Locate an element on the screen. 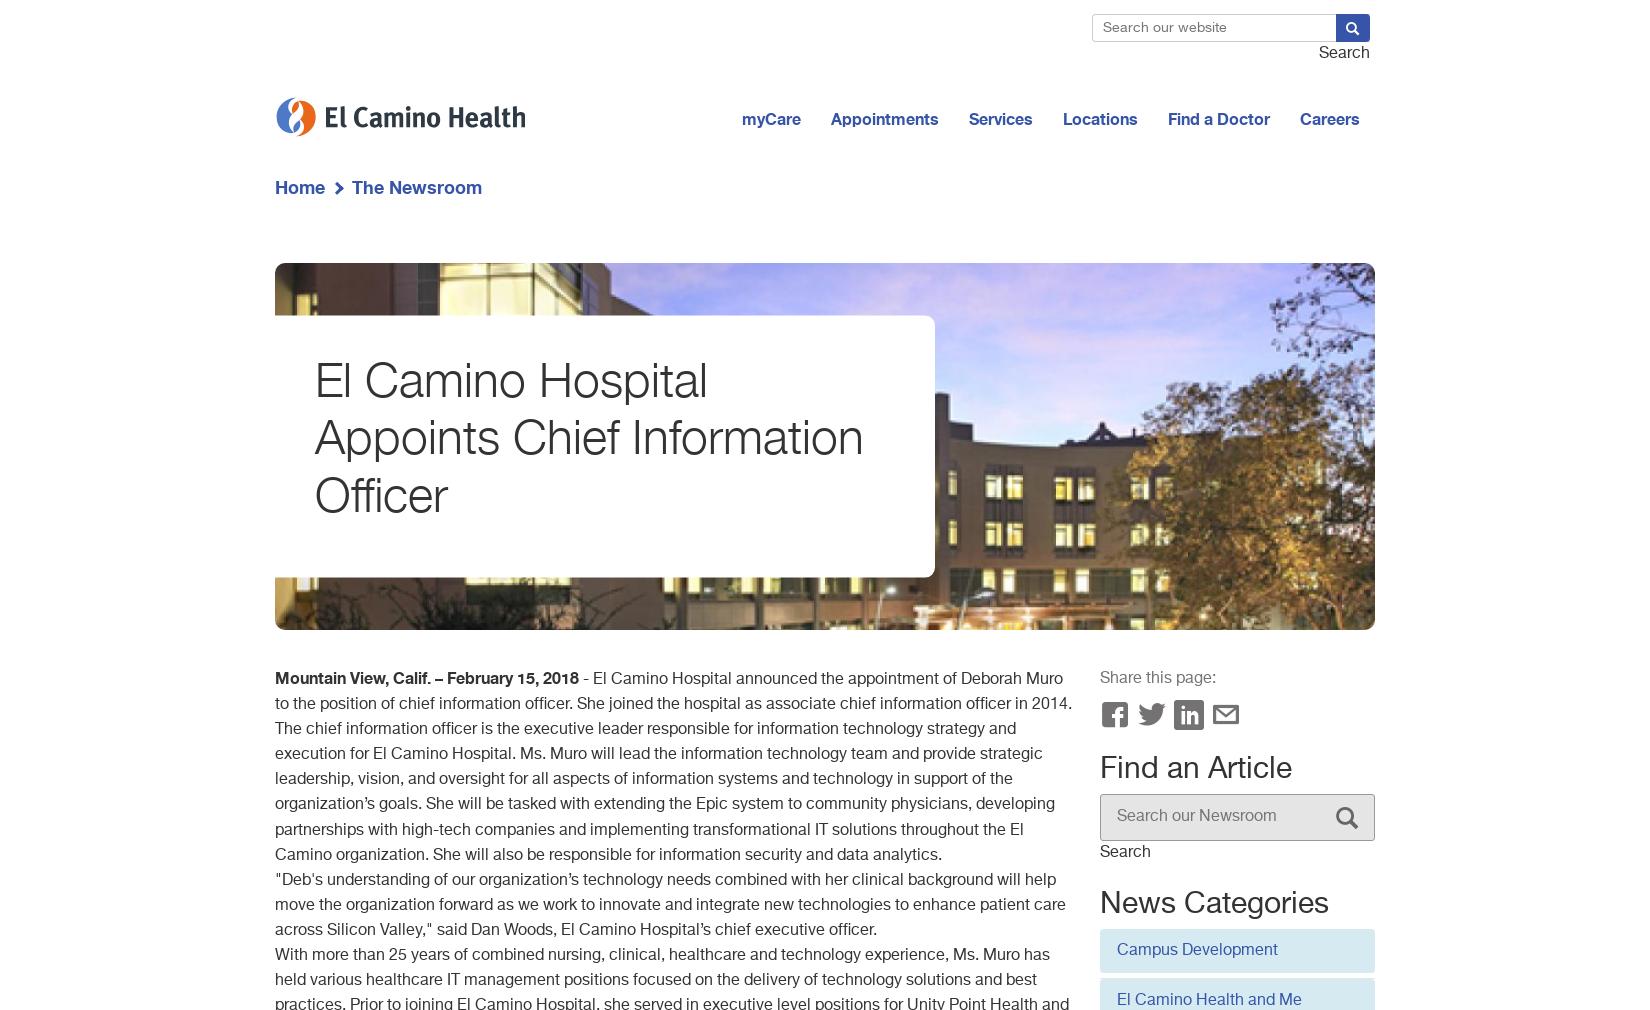  'Careers' is located at coordinates (1329, 117).